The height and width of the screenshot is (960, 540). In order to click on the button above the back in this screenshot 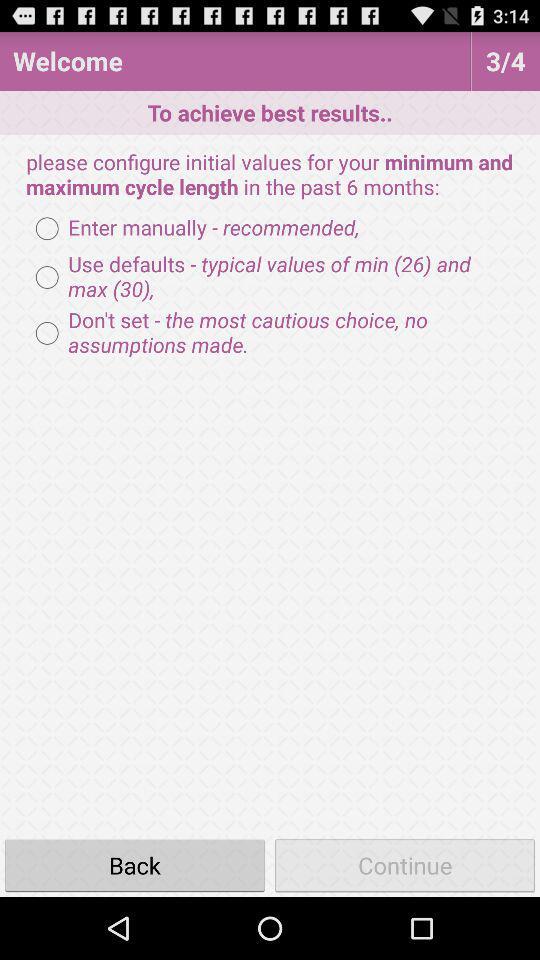, I will do `click(270, 333)`.